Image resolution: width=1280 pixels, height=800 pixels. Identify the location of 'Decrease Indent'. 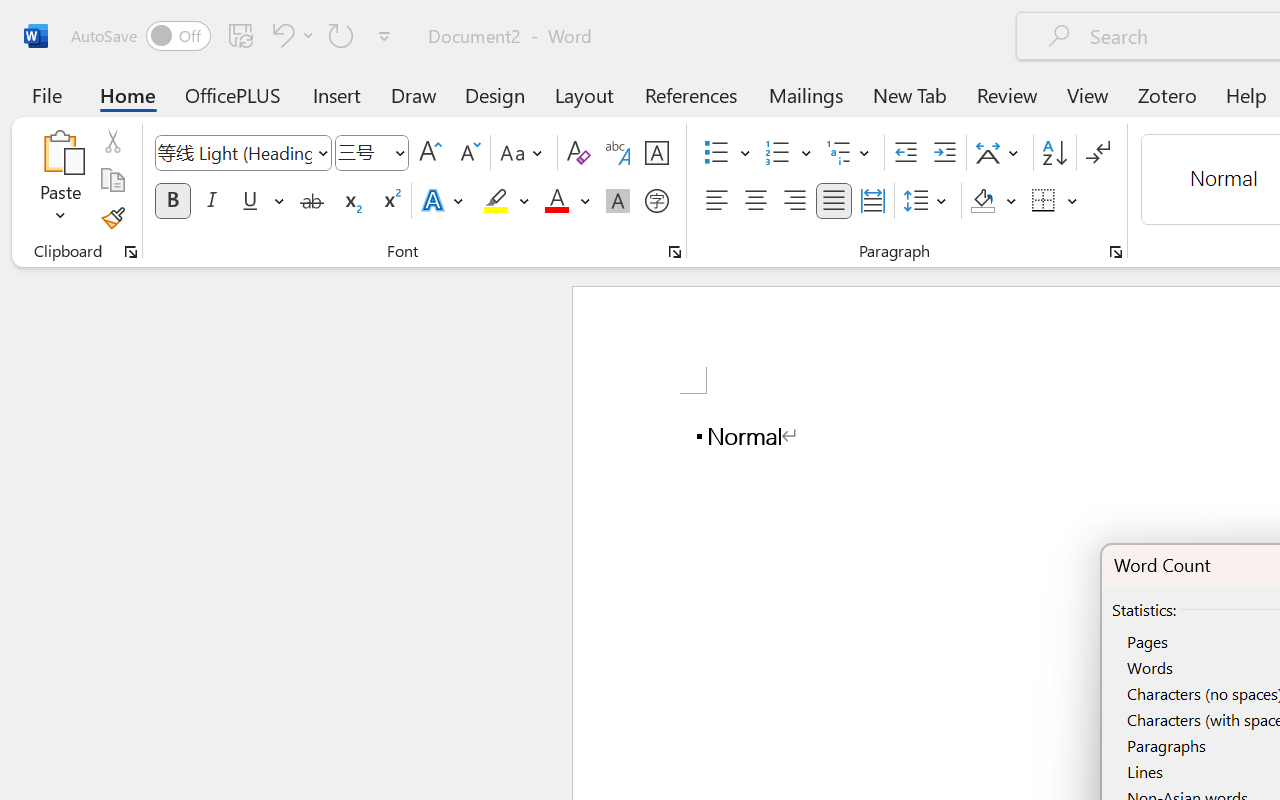
(905, 153).